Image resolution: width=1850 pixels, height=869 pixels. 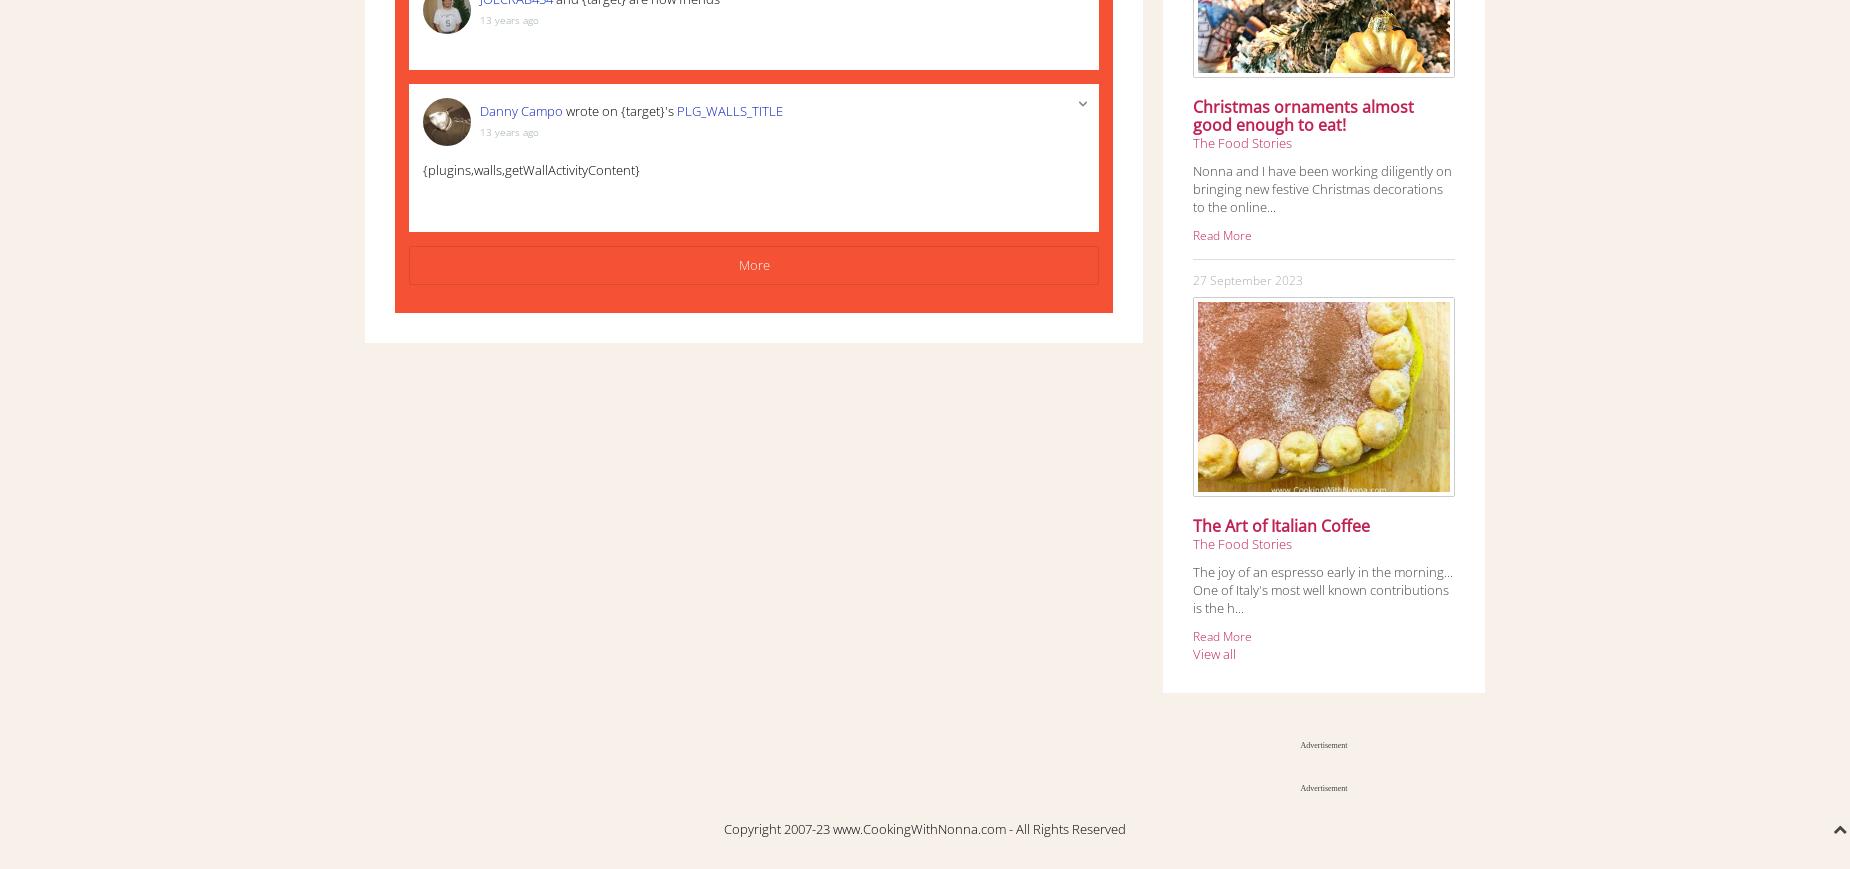 What do you see at coordinates (737, 263) in the screenshot?
I see `'More'` at bounding box center [737, 263].